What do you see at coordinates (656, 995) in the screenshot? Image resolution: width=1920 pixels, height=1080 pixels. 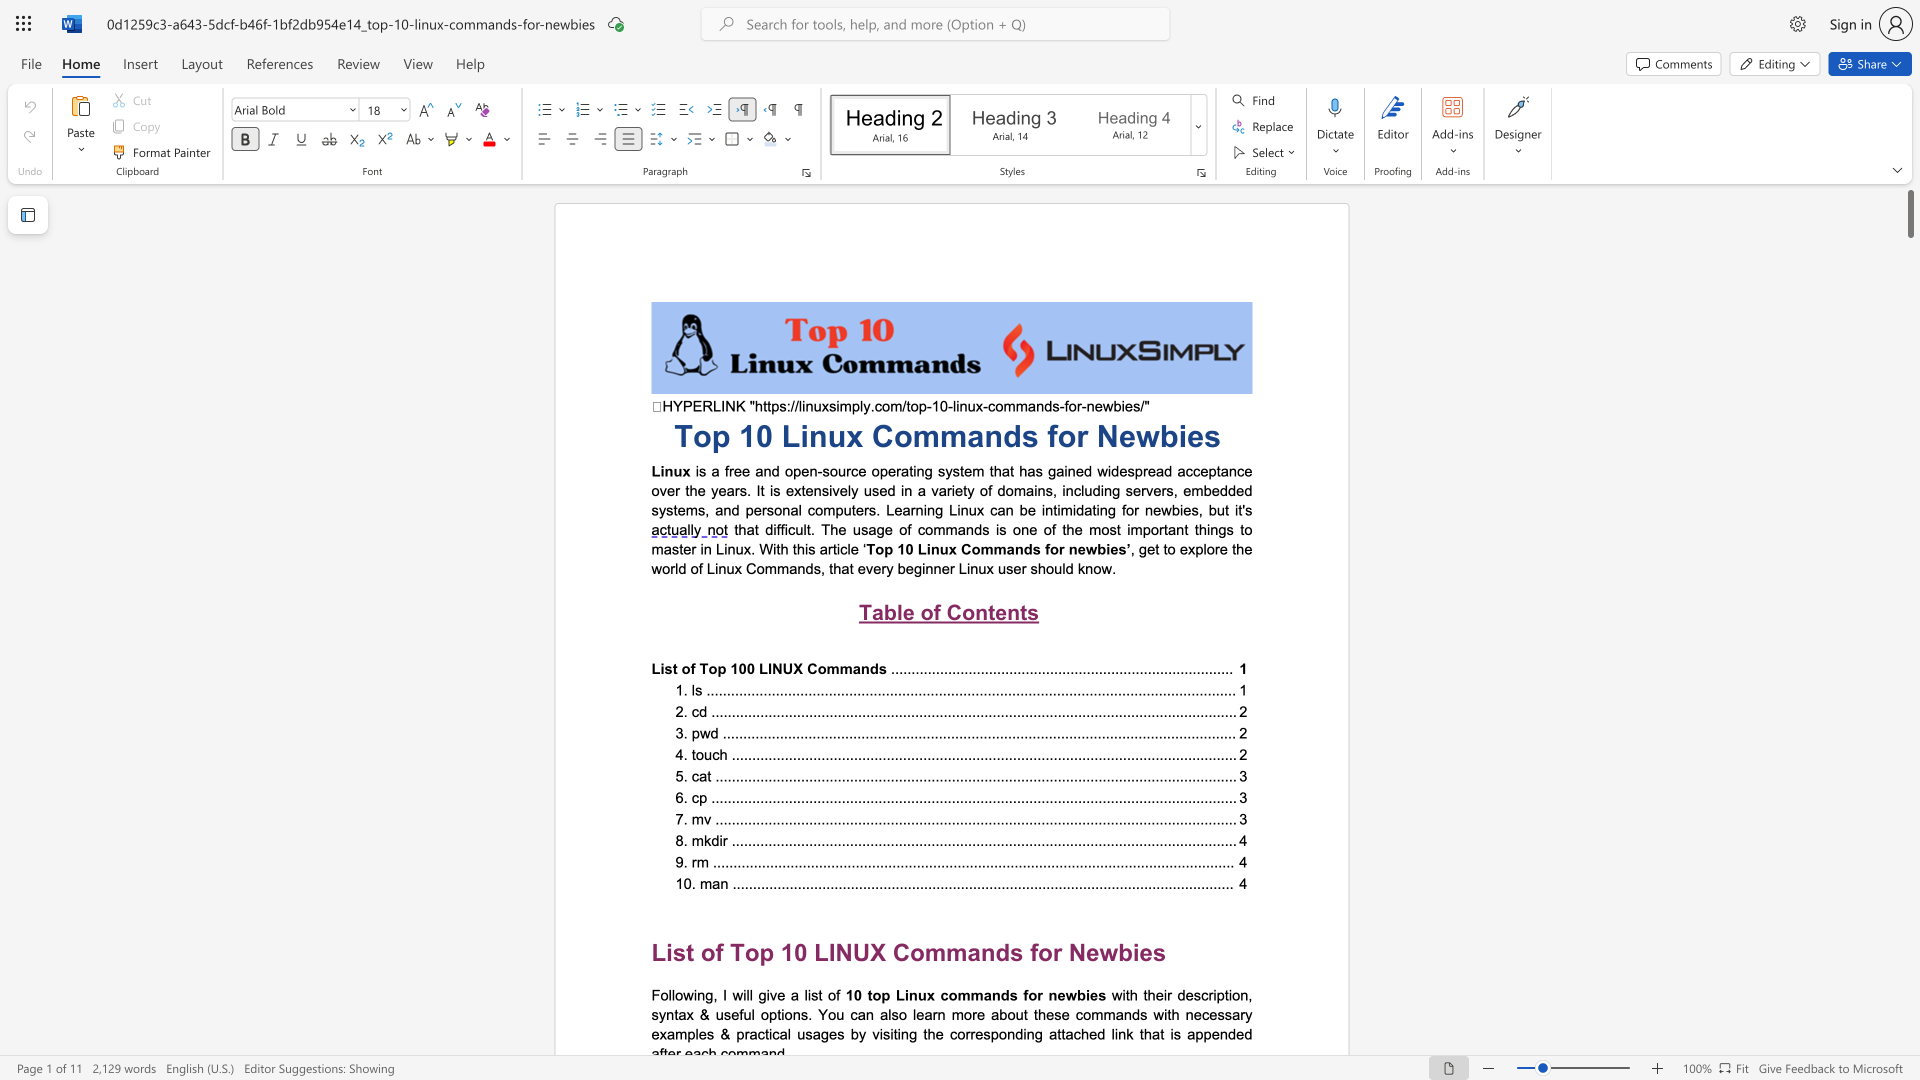 I see `the 1th character "F" in the text` at bounding box center [656, 995].